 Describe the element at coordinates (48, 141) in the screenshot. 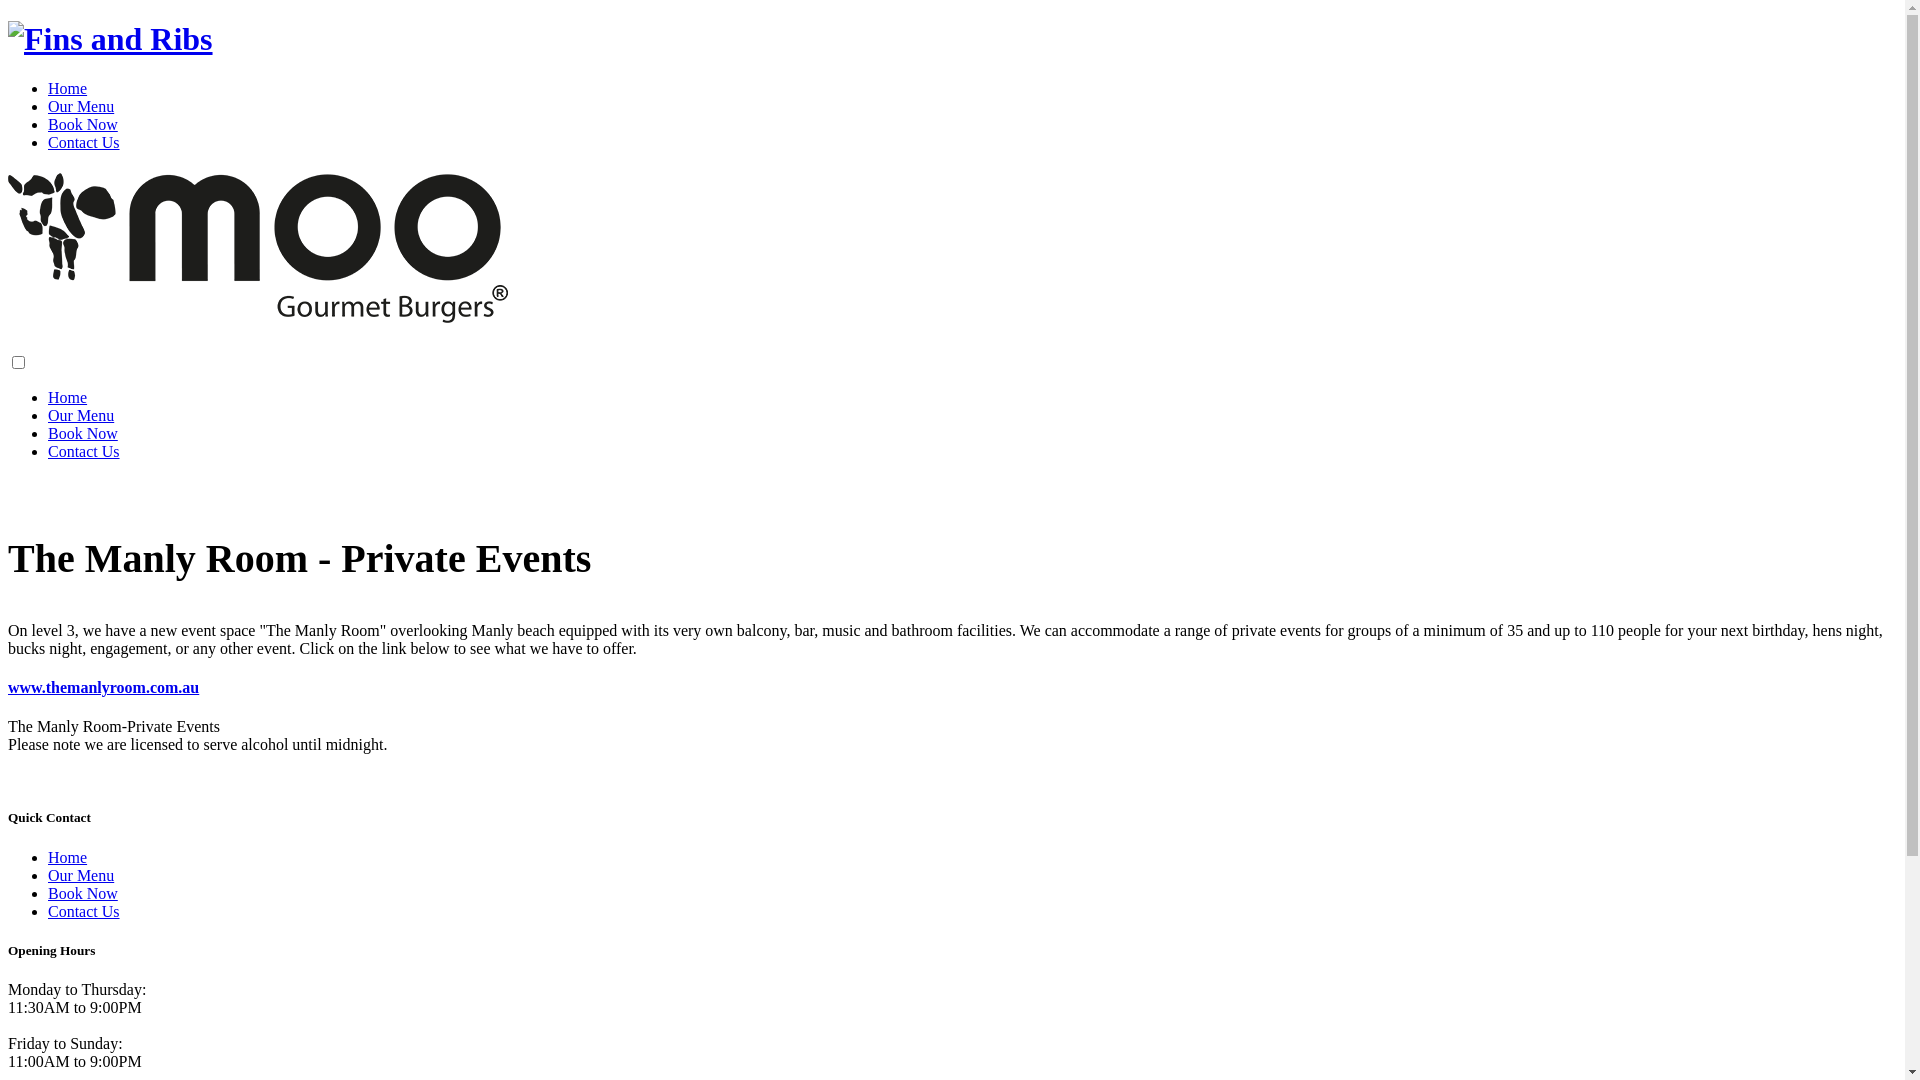

I see `'Contact Us'` at that location.